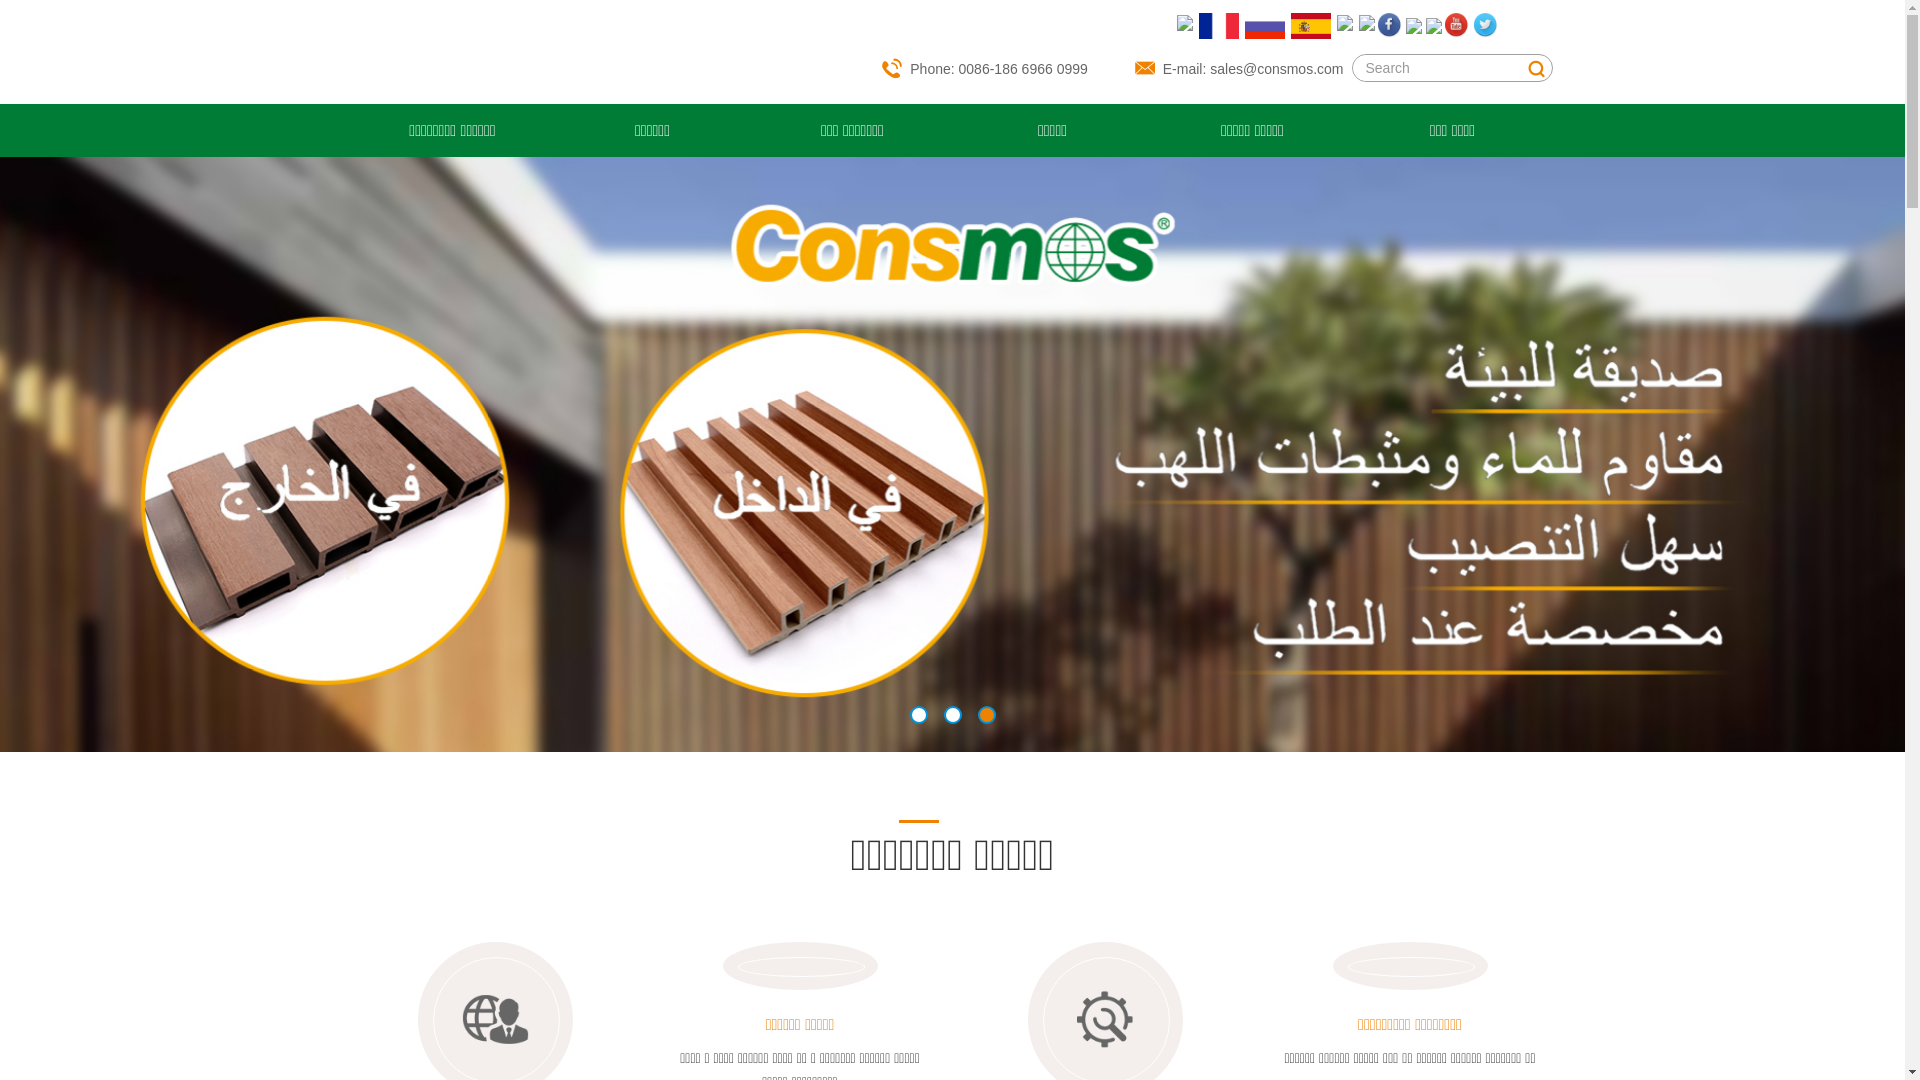 The image size is (1920, 1080). What do you see at coordinates (987, 713) in the screenshot?
I see `'3'` at bounding box center [987, 713].